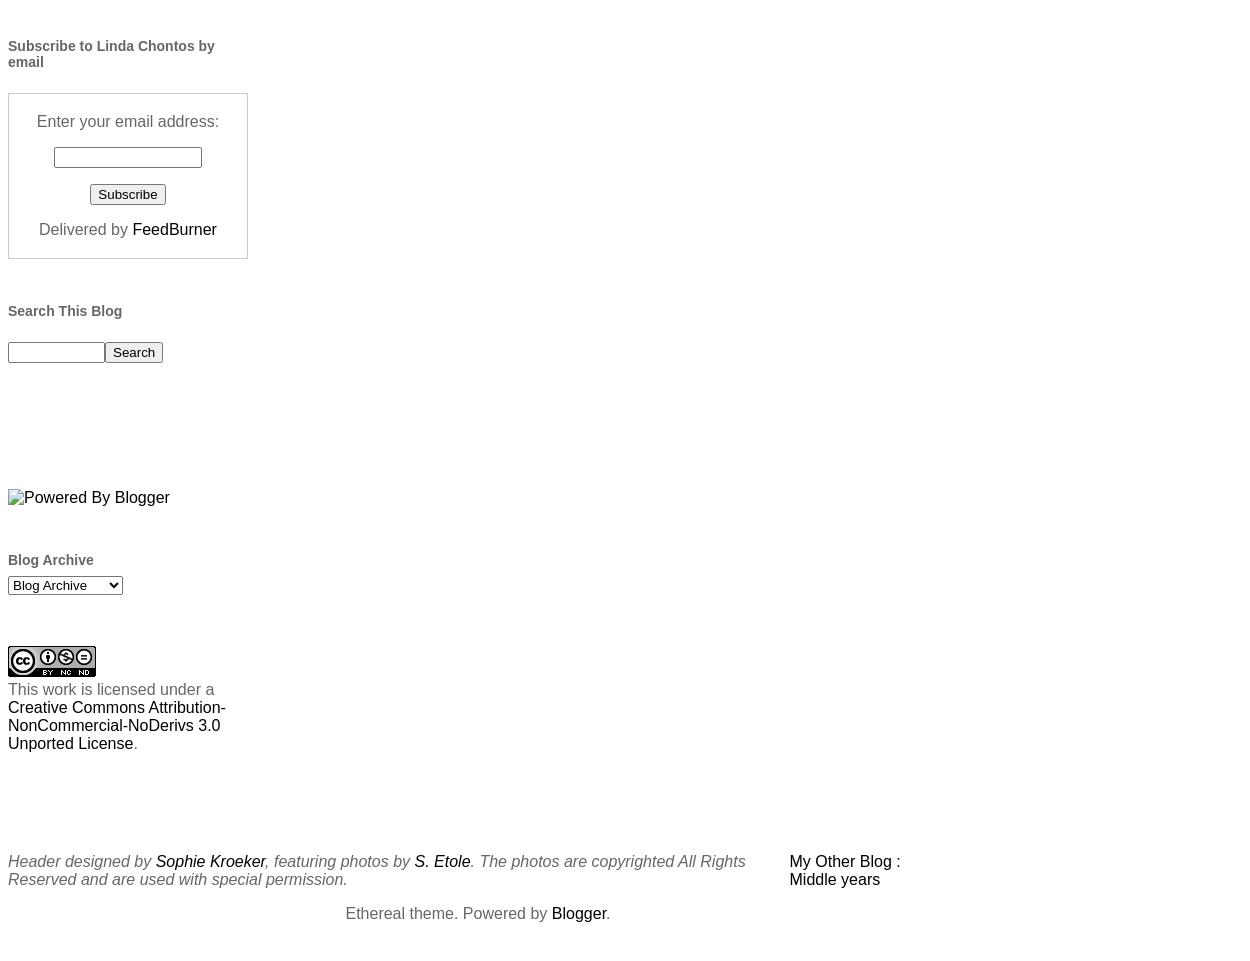 This screenshot has width=1250, height=961. I want to click on ', featuring photos by', so click(338, 859).